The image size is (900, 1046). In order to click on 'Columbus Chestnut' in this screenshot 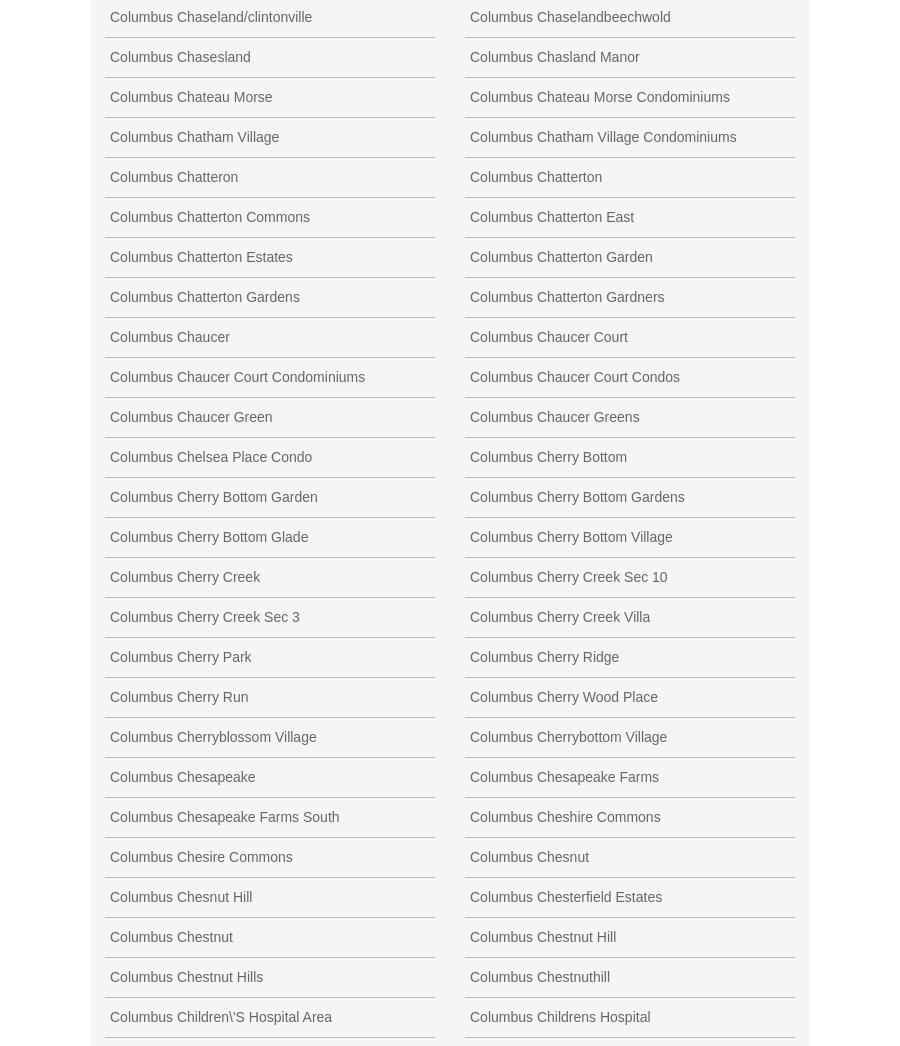, I will do `click(171, 935)`.